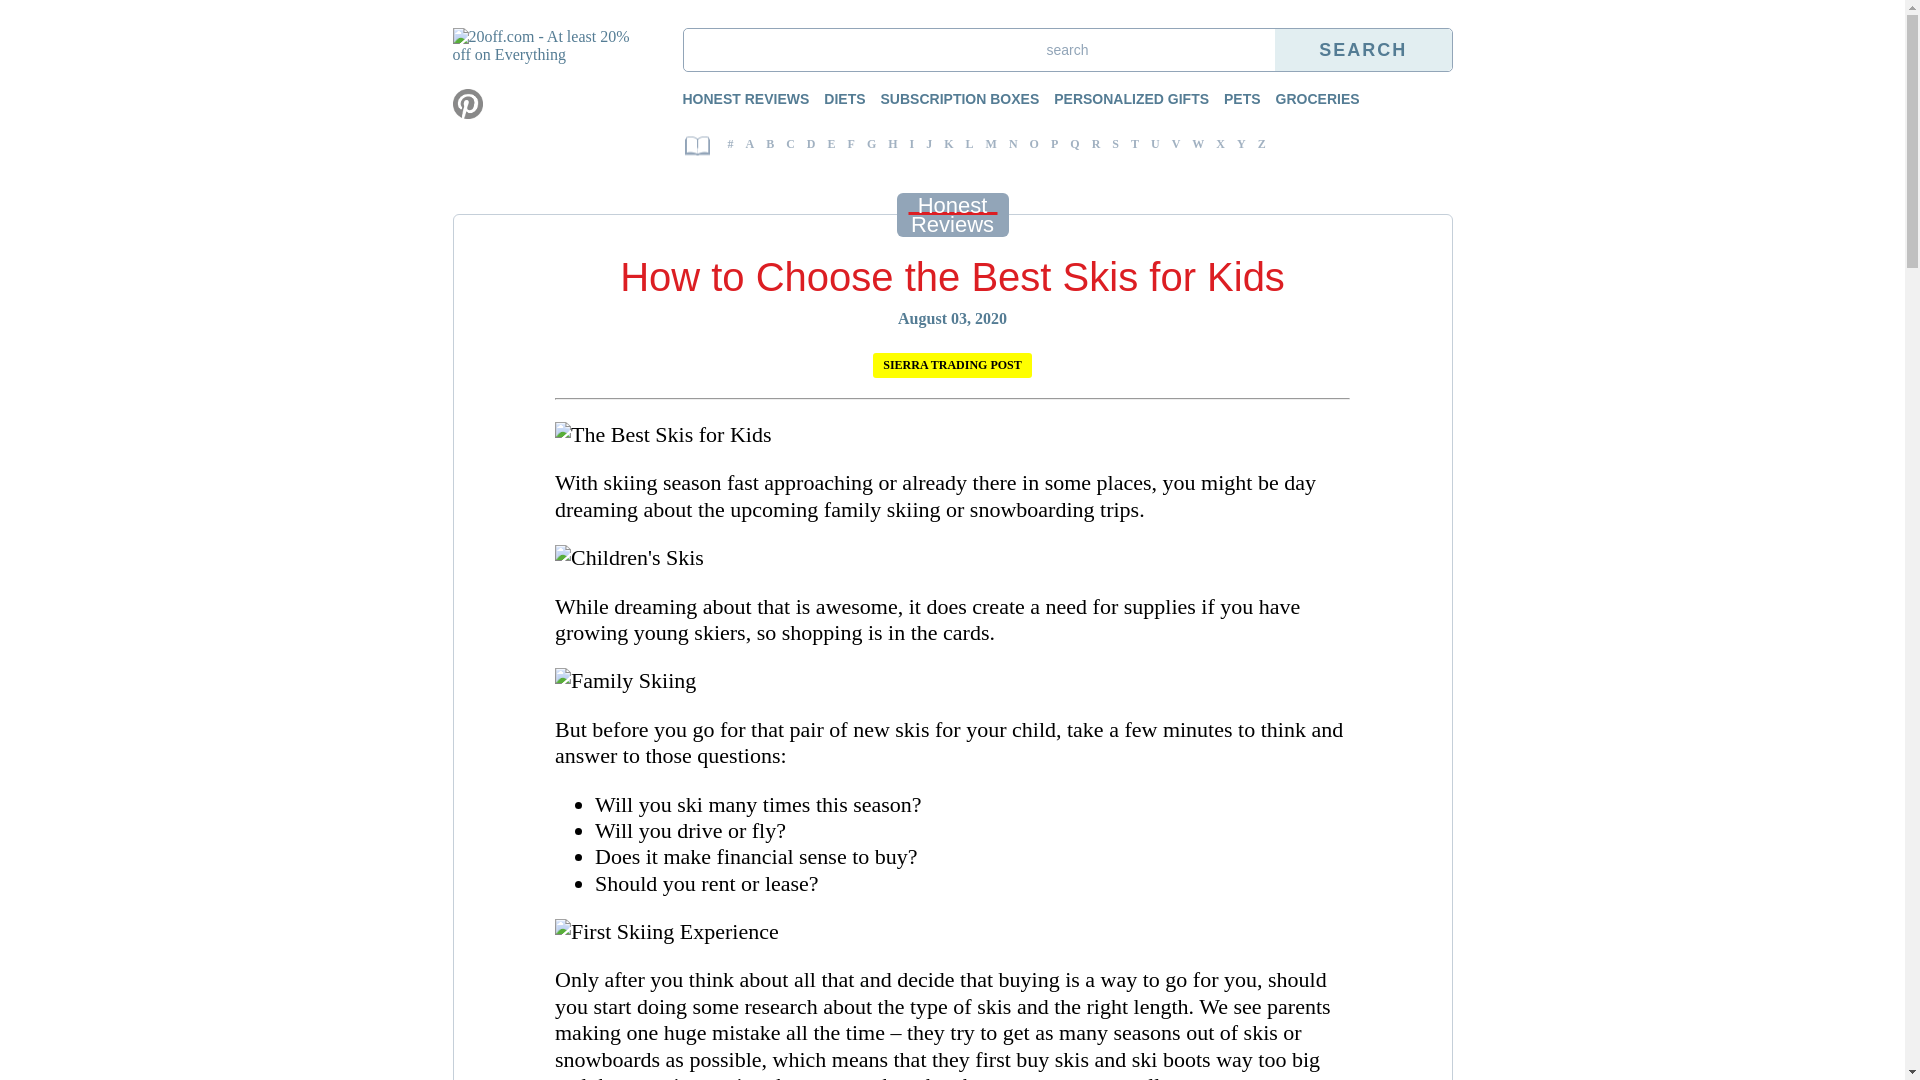 This screenshot has height=1080, width=1920. Describe the element at coordinates (1114, 143) in the screenshot. I see `'S'` at that location.